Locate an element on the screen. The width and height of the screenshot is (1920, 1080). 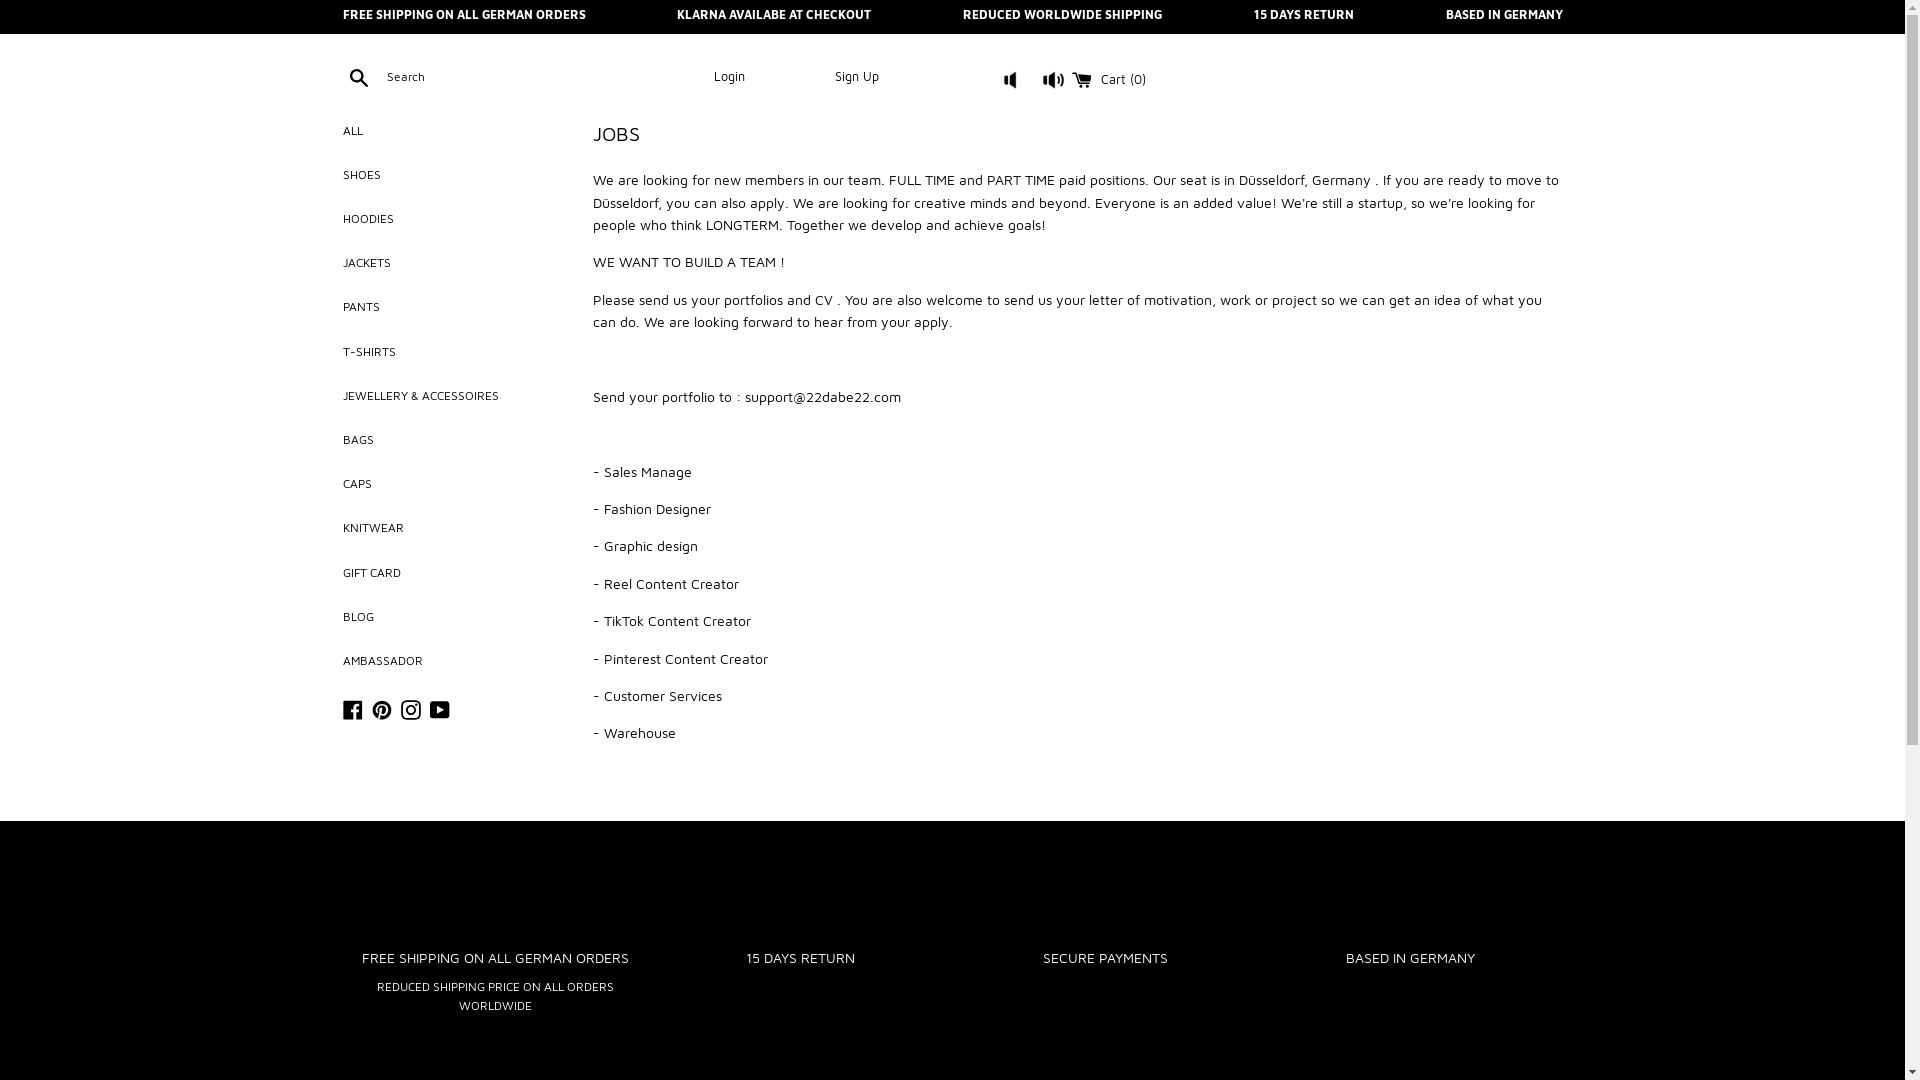
'Facebook' is located at coordinates (351, 706).